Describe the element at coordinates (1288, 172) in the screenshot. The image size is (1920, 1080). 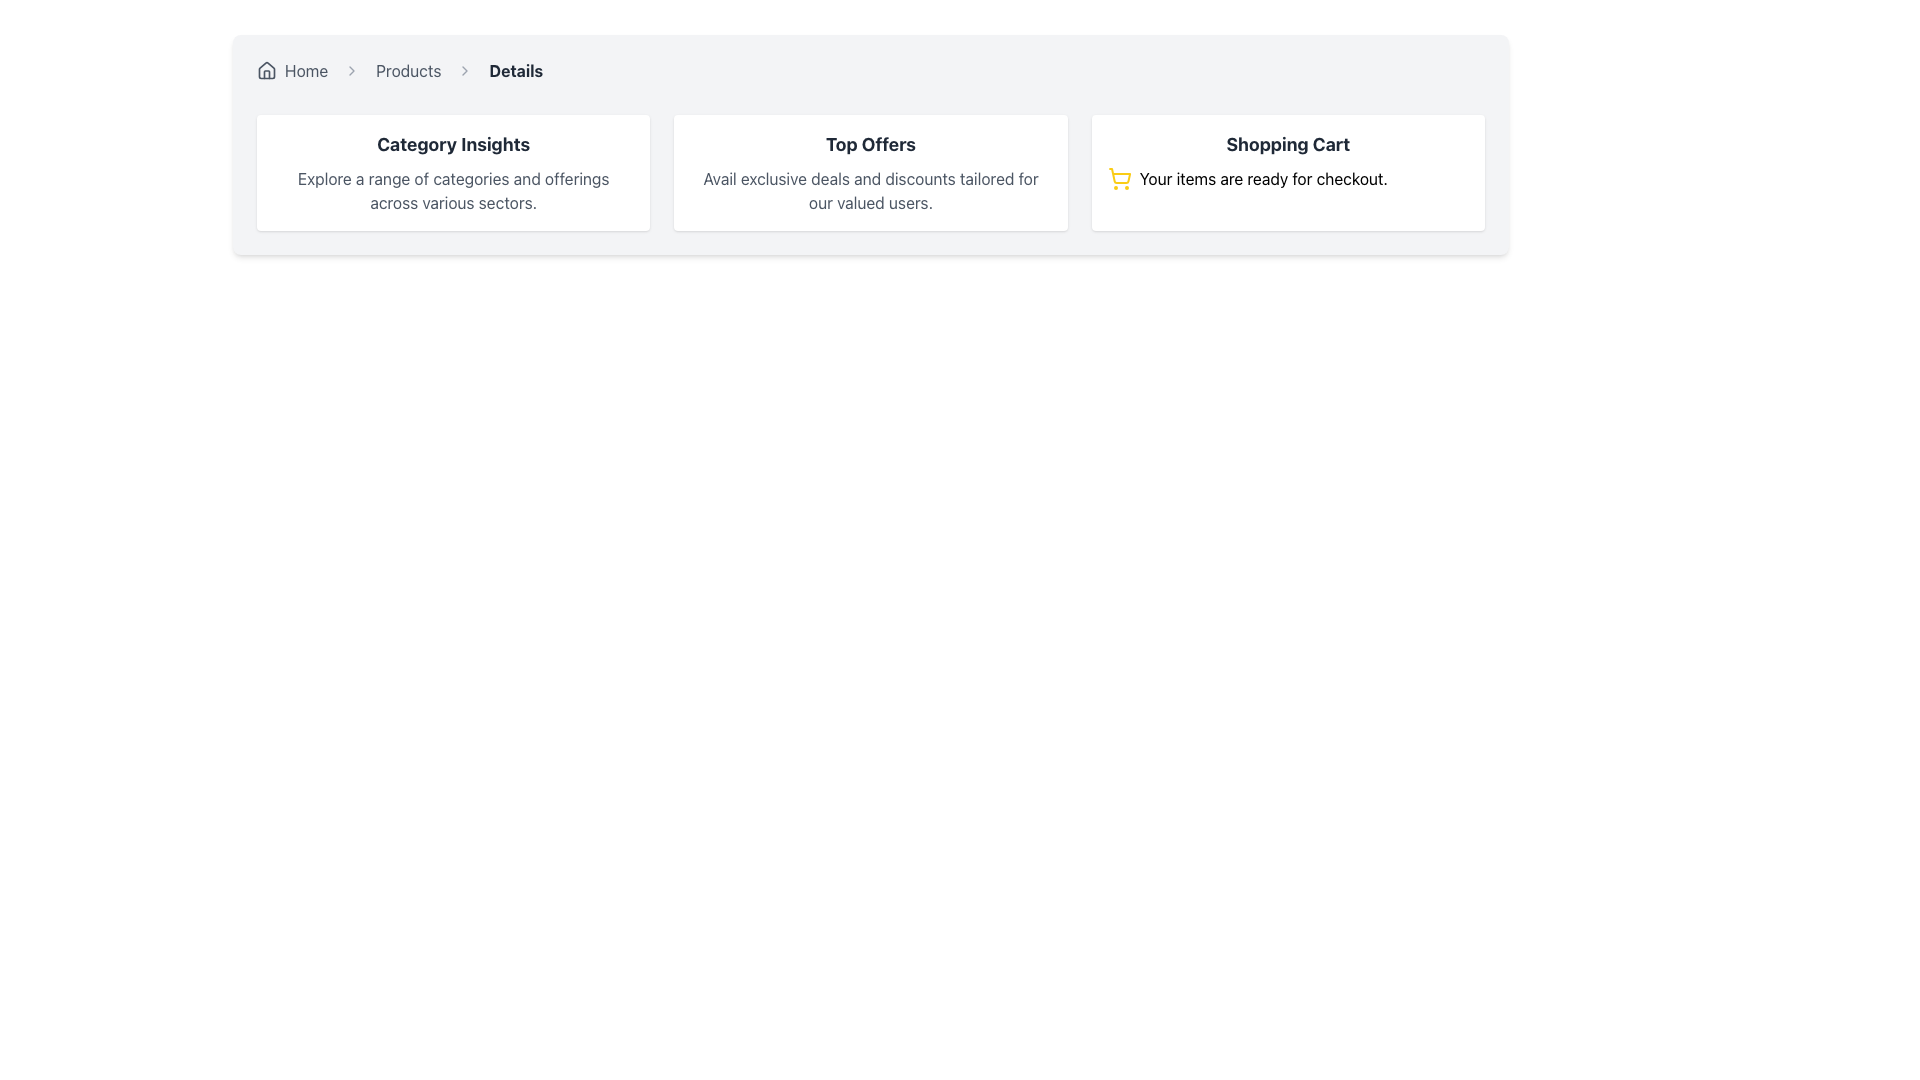
I see `the informational card that indicates the shopping cart status, which is located in the third column of a three-column grid layout, aligned horizontally with 'Category Insights' and 'Top Offers'` at that location.